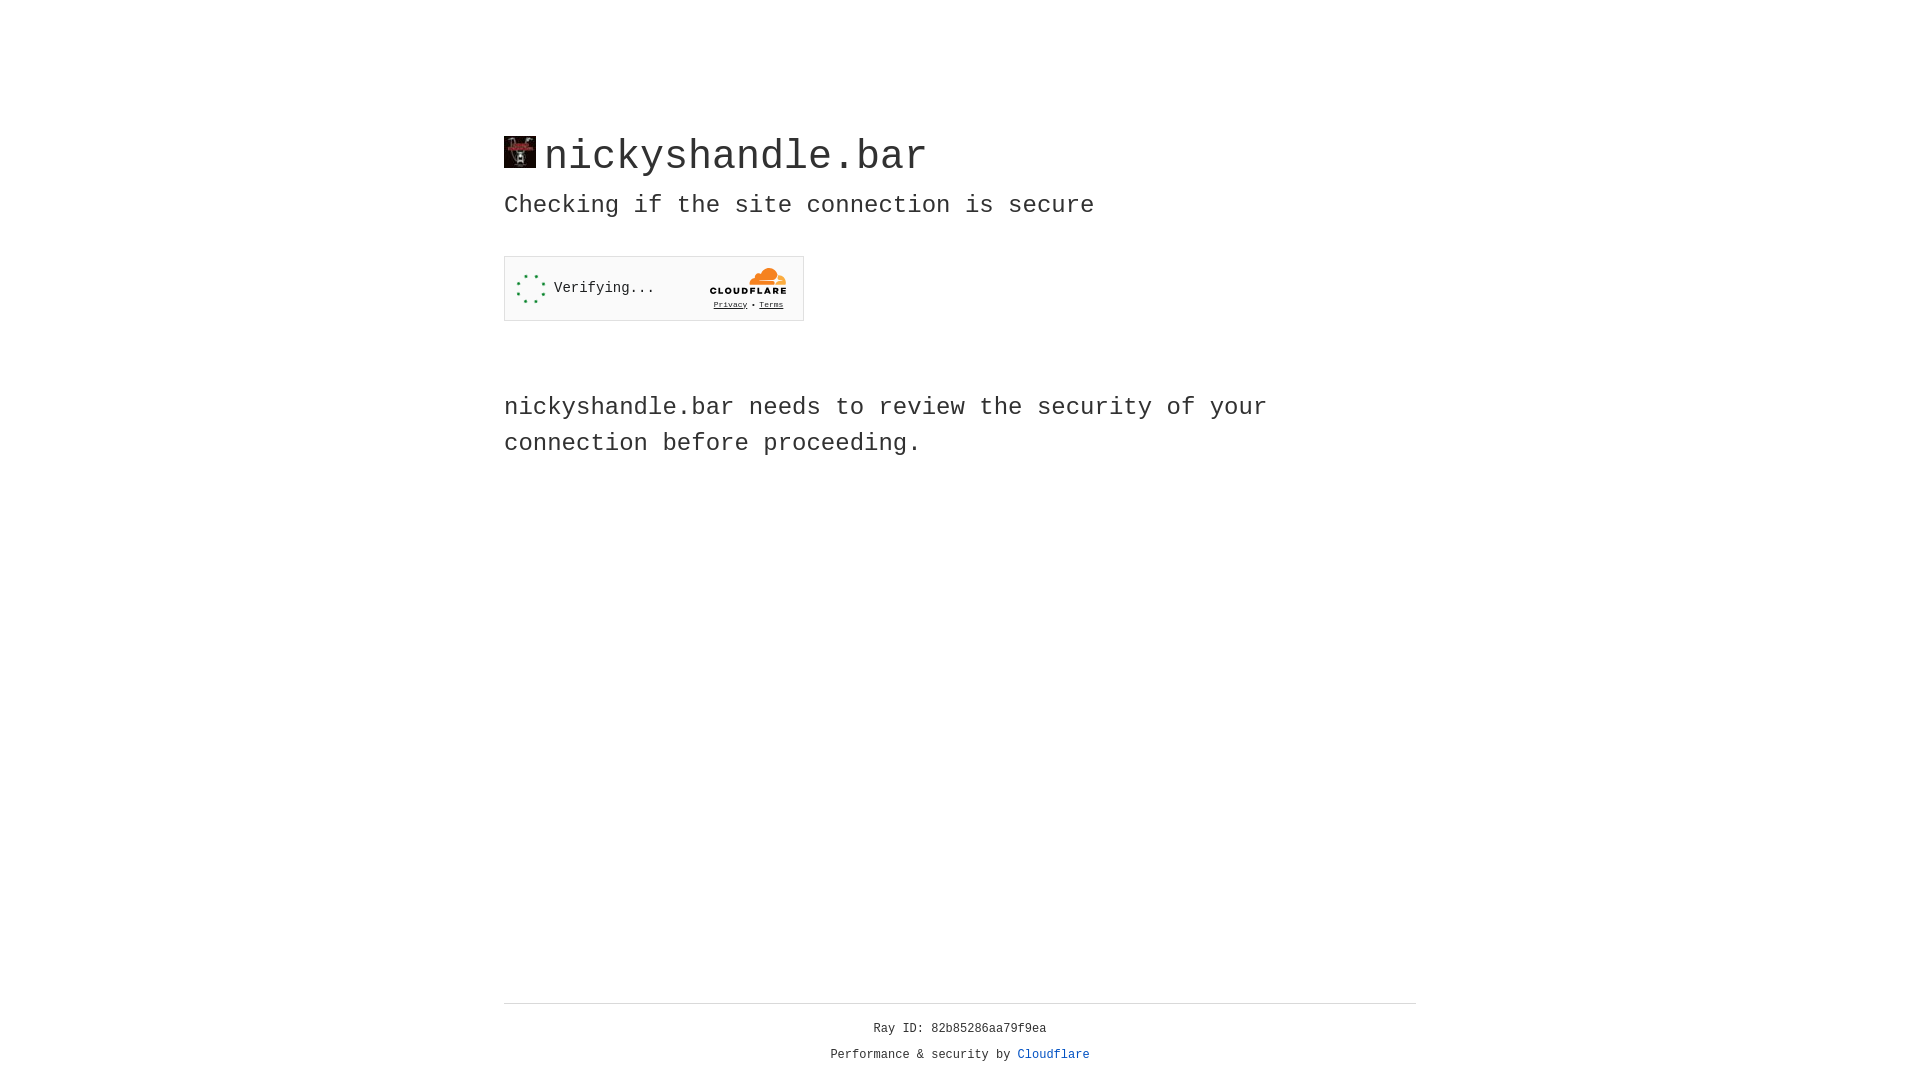  What do you see at coordinates (653, 288) in the screenshot?
I see `'Widget containing a Cloudflare security challenge'` at bounding box center [653, 288].